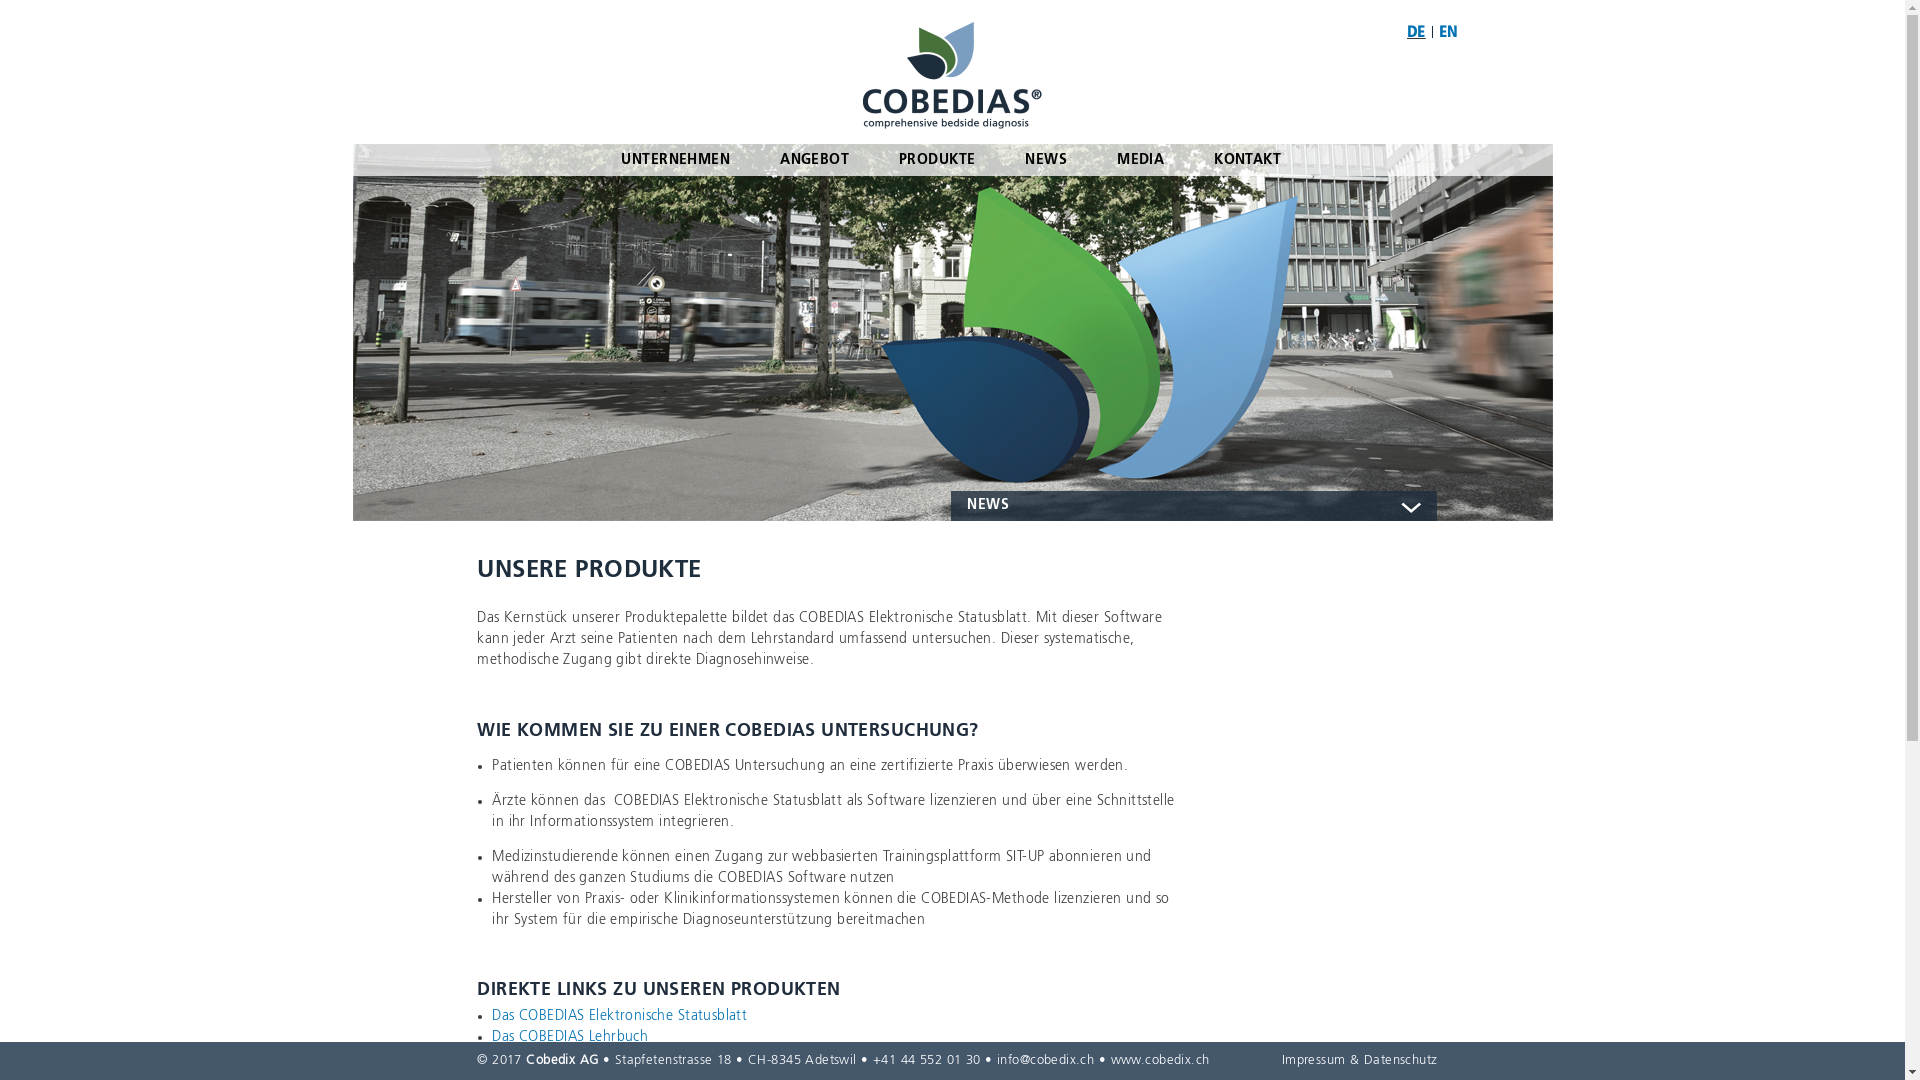 This screenshot has width=1920, height=1080. Describe the element at coordinates (935, 158) in the screenshot. I see `'PRODUKTE'` at that location.